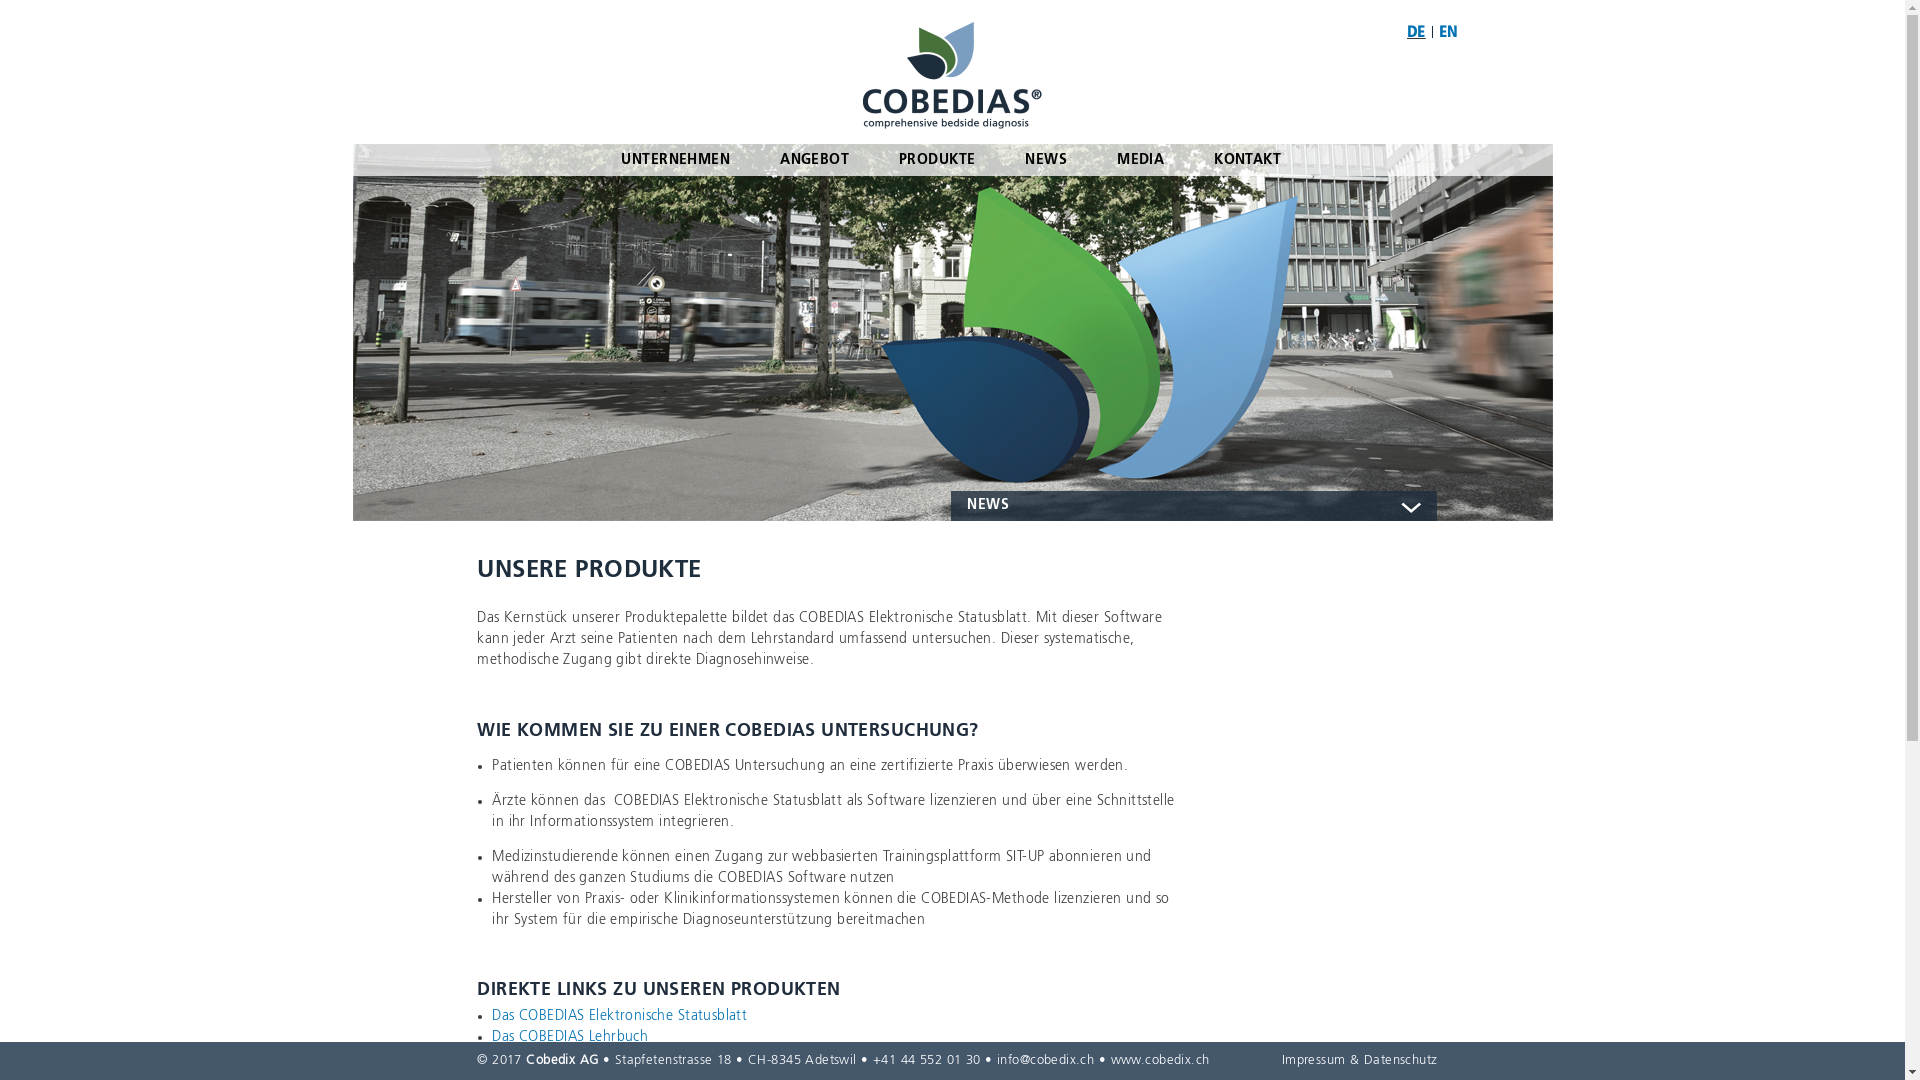 This screenshot has width=1920, height=1080. Describe the element at coordinates (935, 158) in the screenshot. I see `'PRODUKTE'` at that location.